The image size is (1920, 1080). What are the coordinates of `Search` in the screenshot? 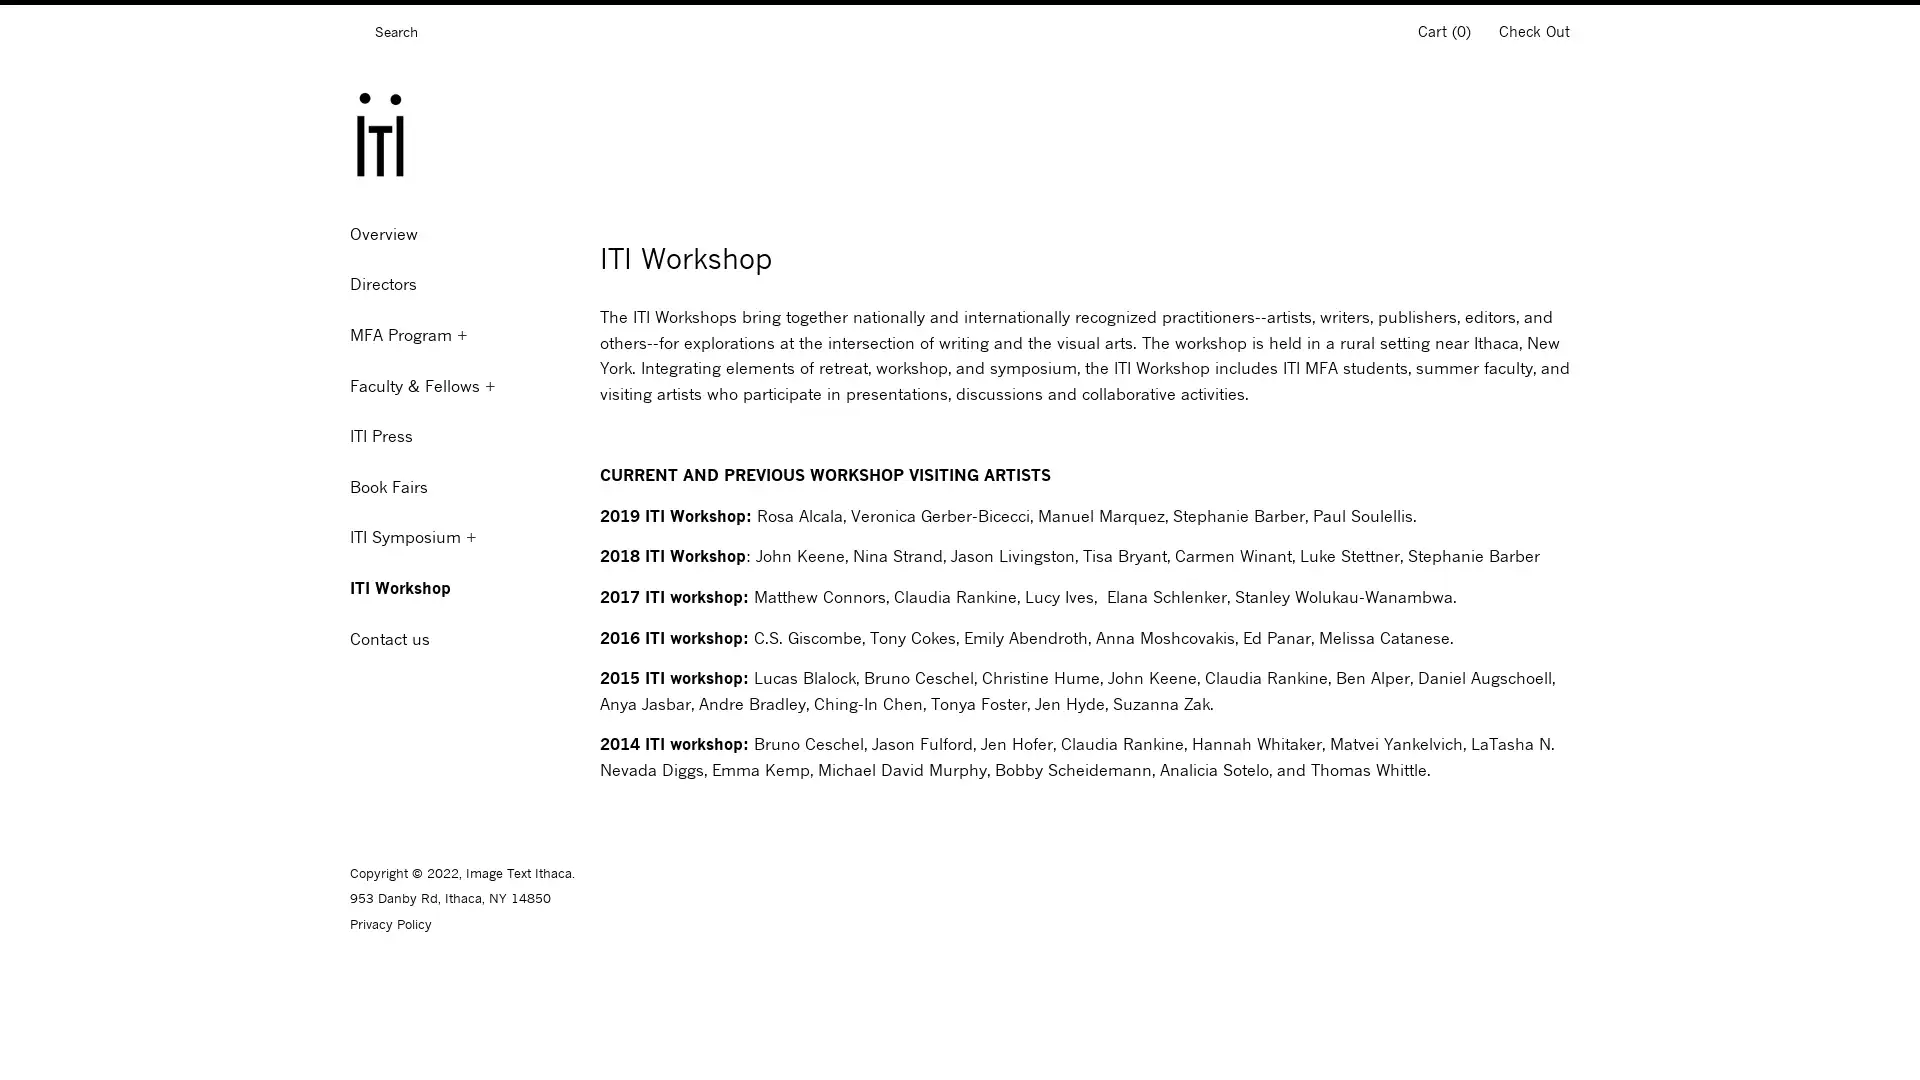 It's located at (355, 35).